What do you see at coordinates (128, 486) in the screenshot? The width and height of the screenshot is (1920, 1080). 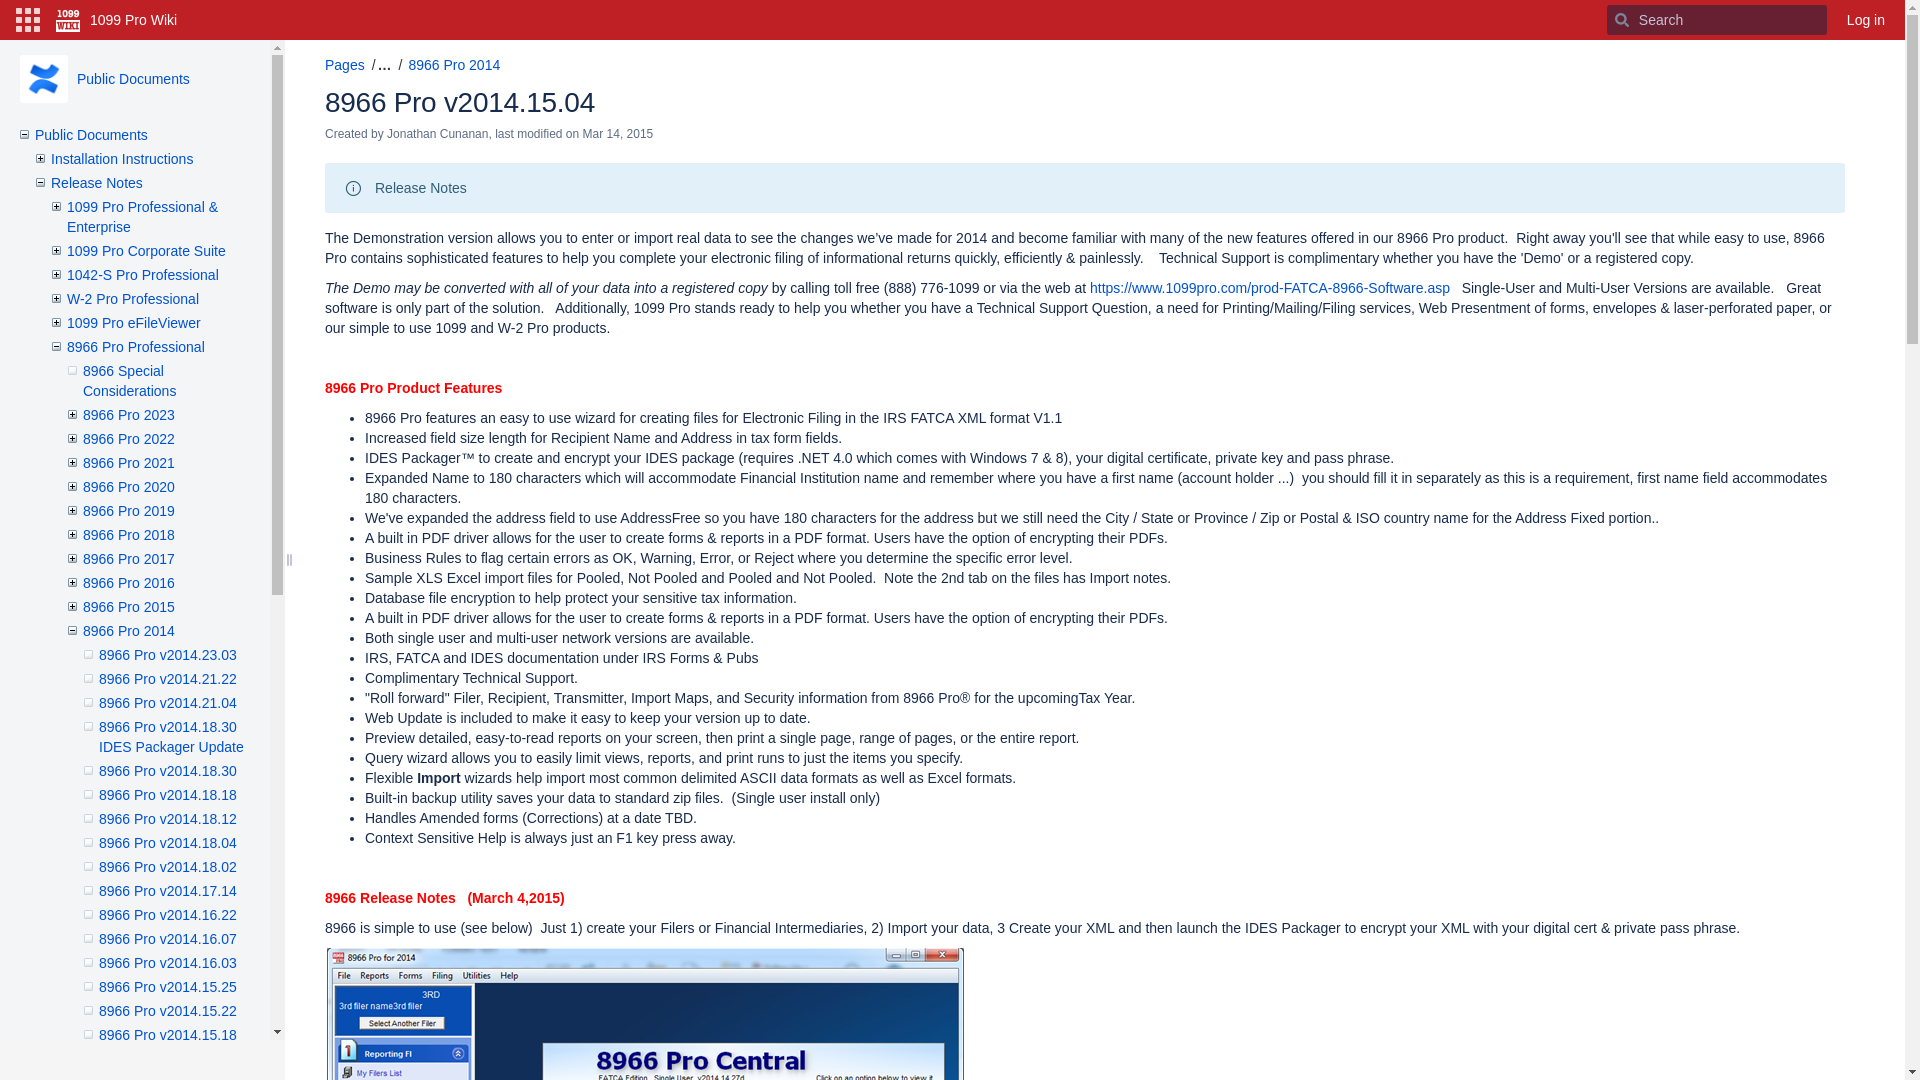 I see `'8966 Pro 2020'` at bounding box center [128, 486].